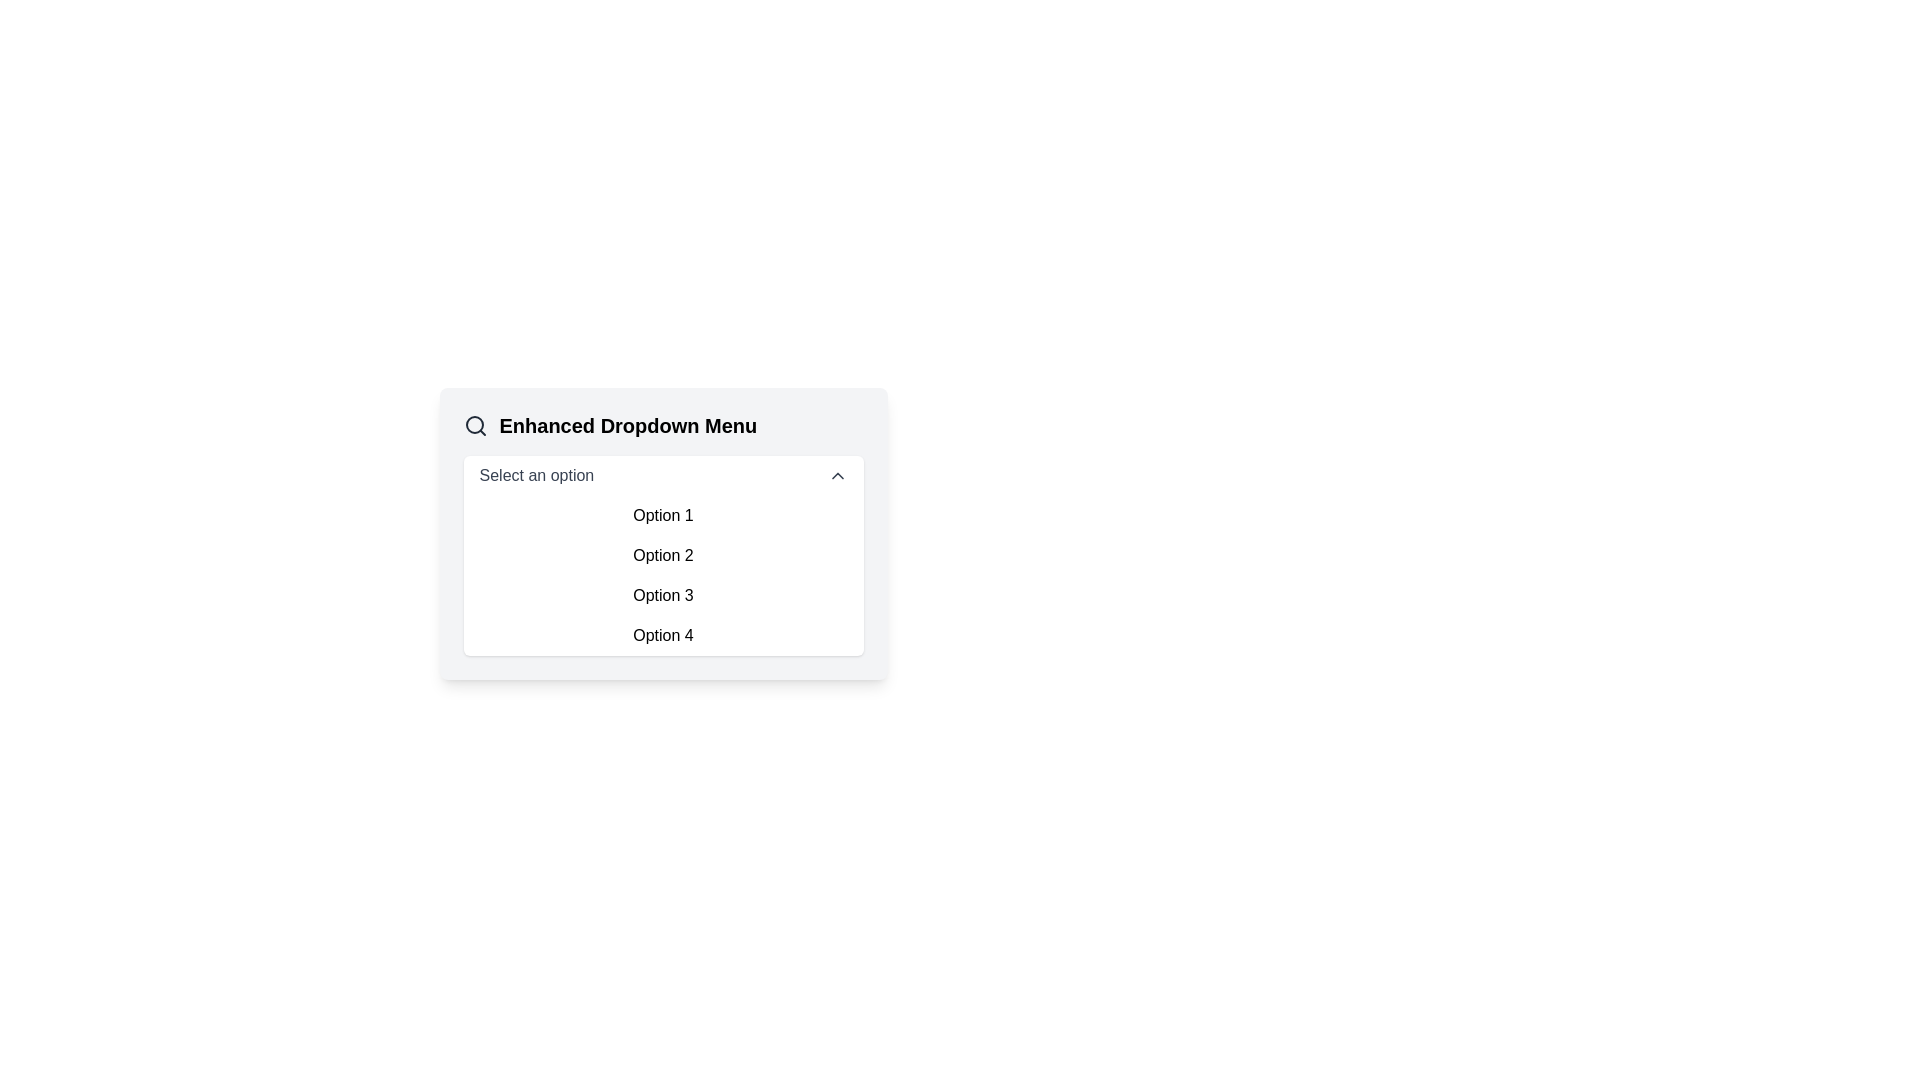 This screenshot has height=1080, width=1920. What do you see at coordinates (663, 555) in the screenshot?
I see `the selectable list item with the text 'Option 2' in the dropdown menu` at bounding box center [663, 555].